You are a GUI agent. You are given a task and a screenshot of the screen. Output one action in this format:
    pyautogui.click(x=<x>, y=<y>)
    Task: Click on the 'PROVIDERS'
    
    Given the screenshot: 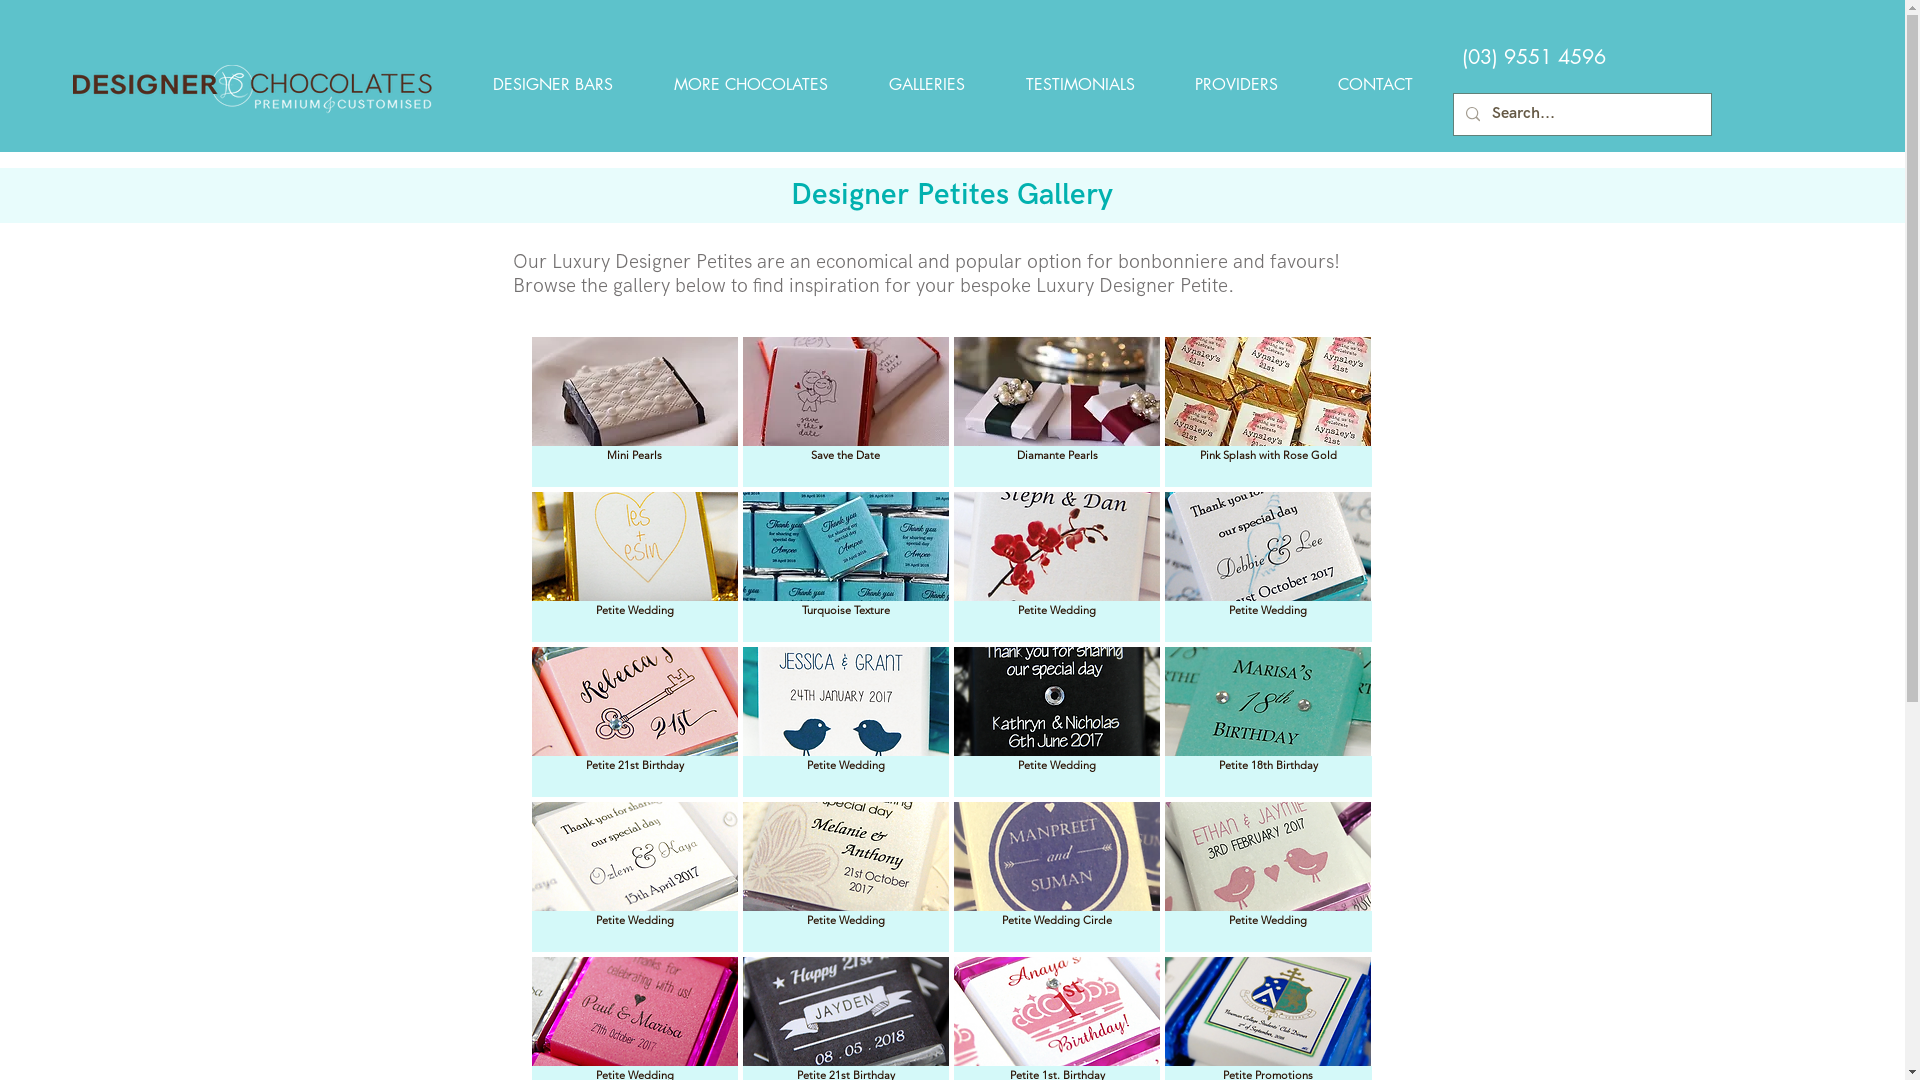 What is the action you would take?
    pyautogui.click(x=1234, y=83)
    